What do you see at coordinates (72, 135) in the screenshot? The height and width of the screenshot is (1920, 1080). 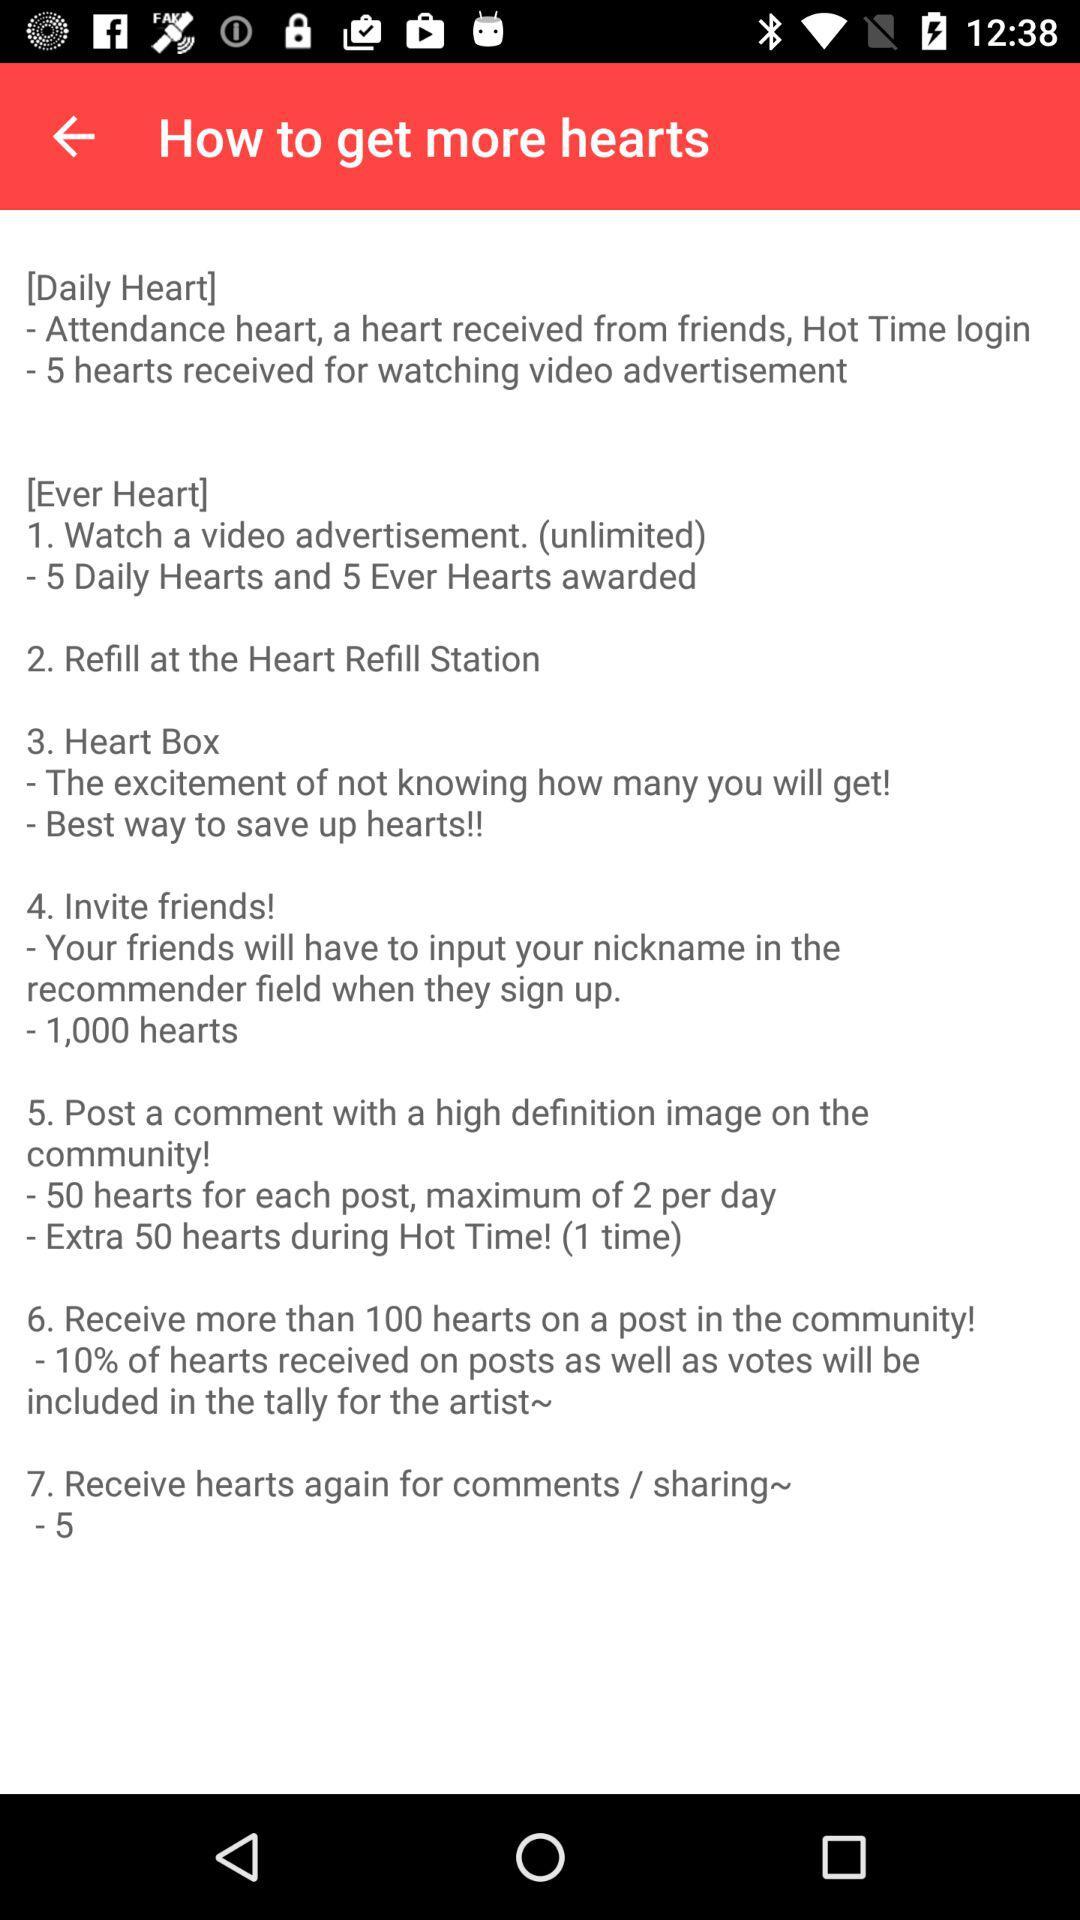 I see `the icon next to the how to get item` at bounding box center [72, 135].